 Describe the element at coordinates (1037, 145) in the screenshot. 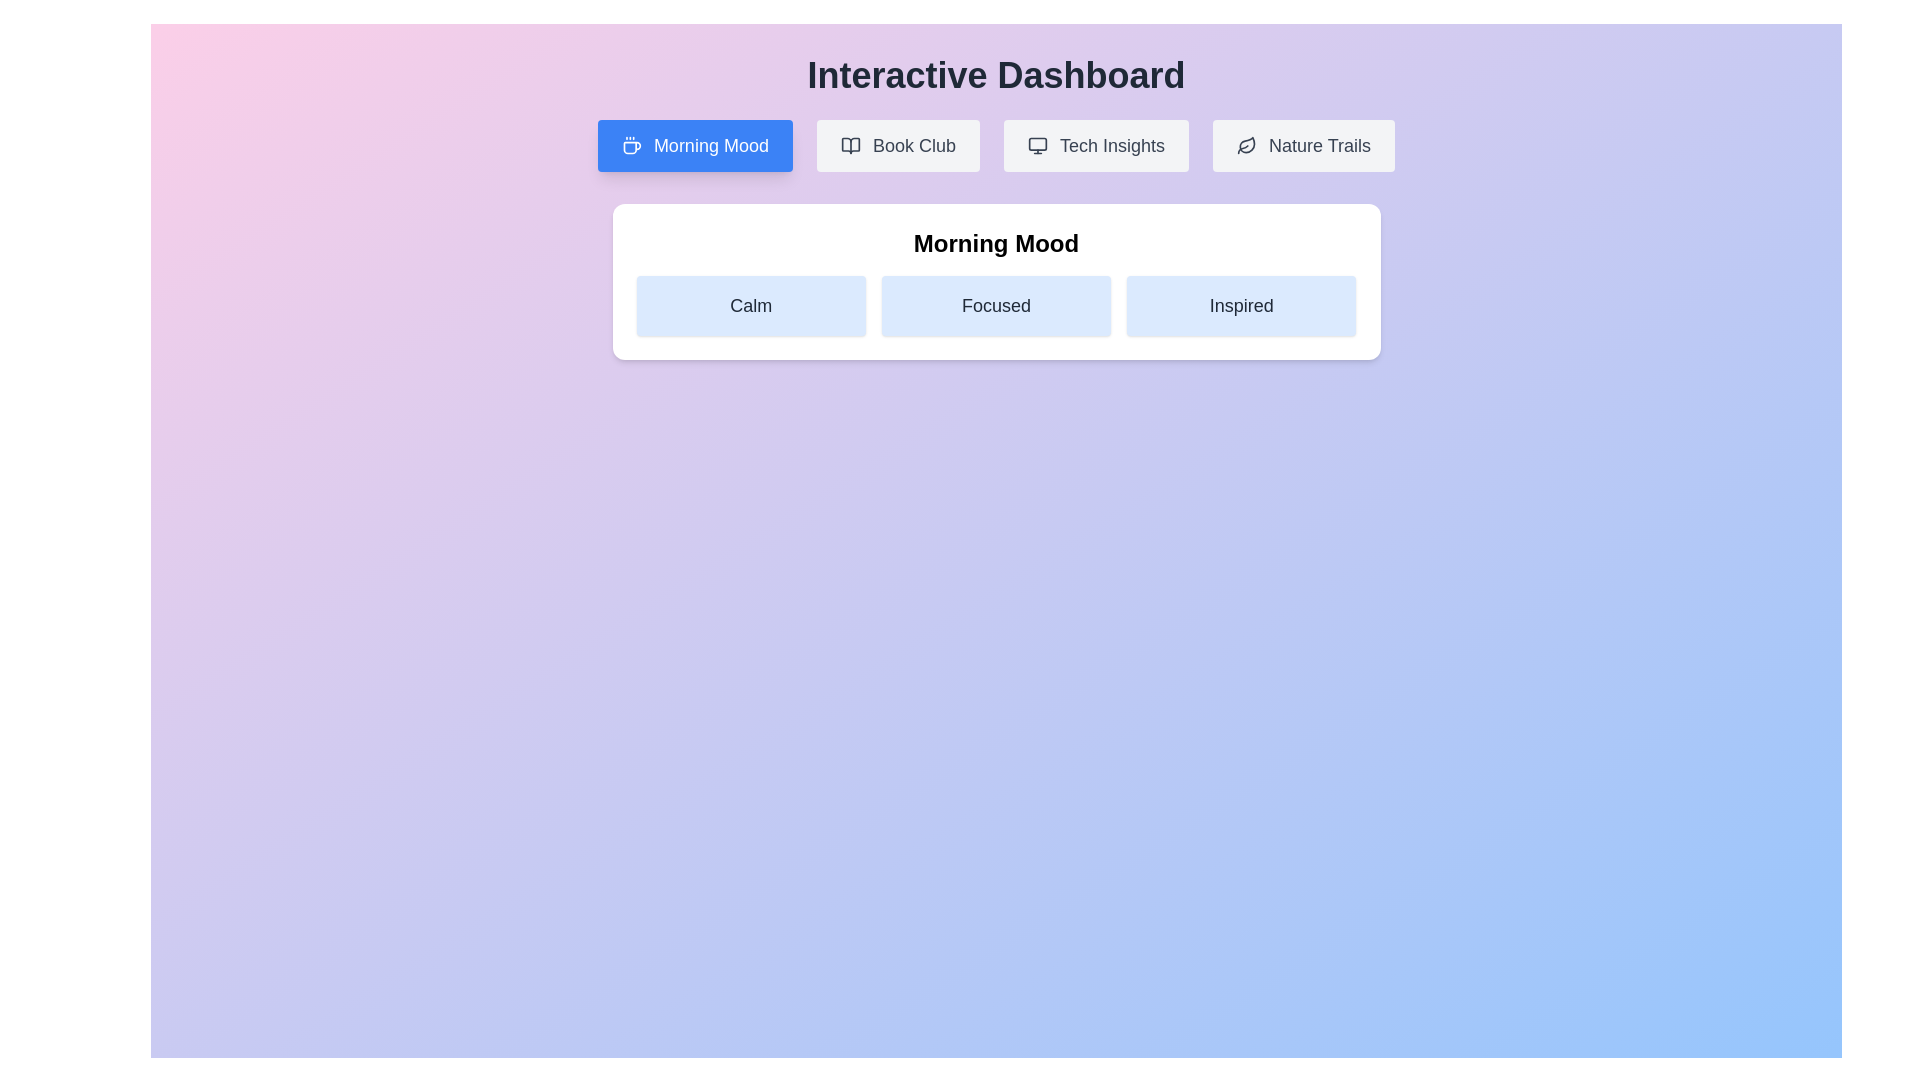

I see `the monitor icon located to the left of the 'Tech Insights' text within the button, which is styled with clean lines and a minimalist design` at that location.